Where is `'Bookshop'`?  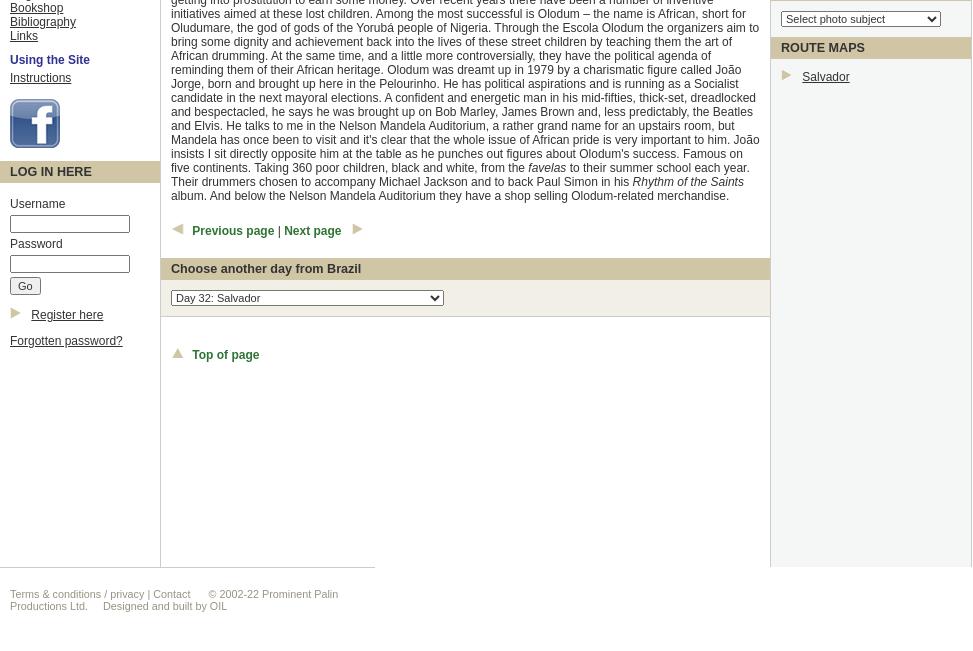
'Bookshop' is located at coordinates (36, 7).